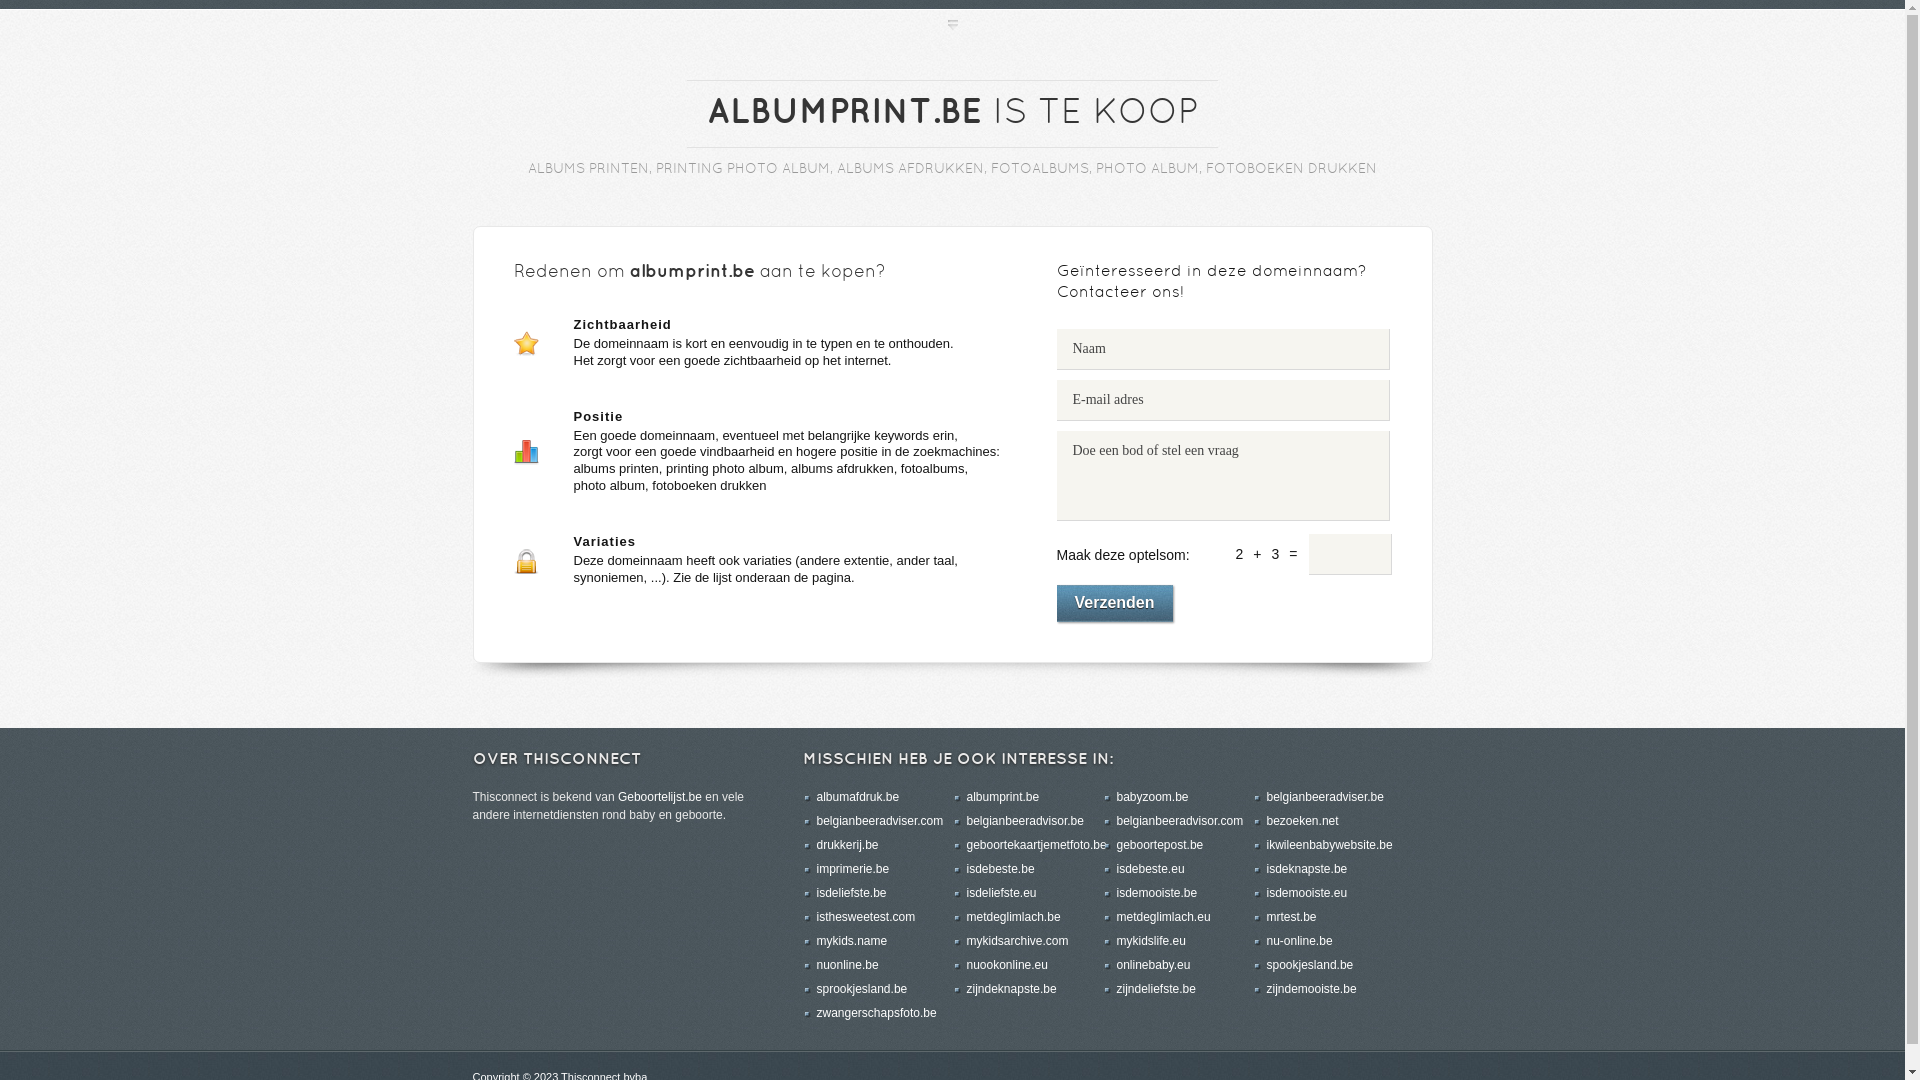 The width and height of the screenshot is (1920, 1080). What do you see at coordinates (1012, 917) in the screenshot?
I see `'metdeglimlach.be'` at bounding box center [1012, 917].